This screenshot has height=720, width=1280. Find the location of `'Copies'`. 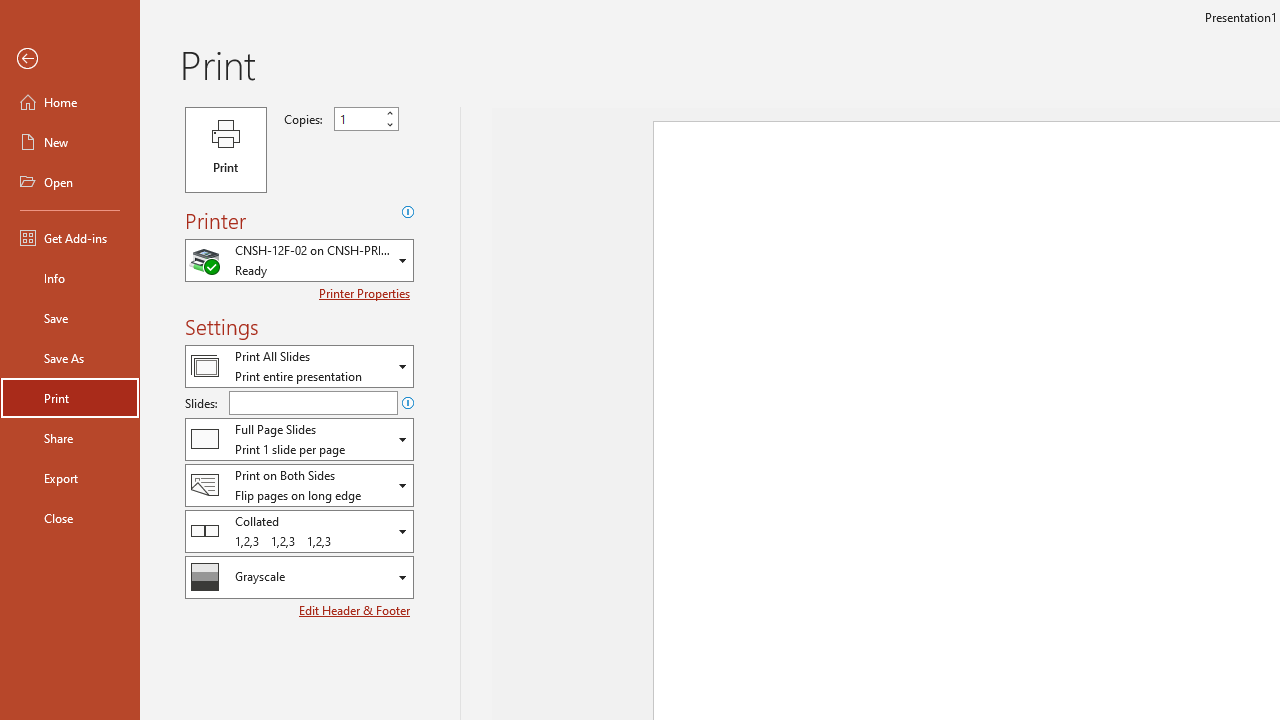

'Copies' is located at coordinates (366, 119).